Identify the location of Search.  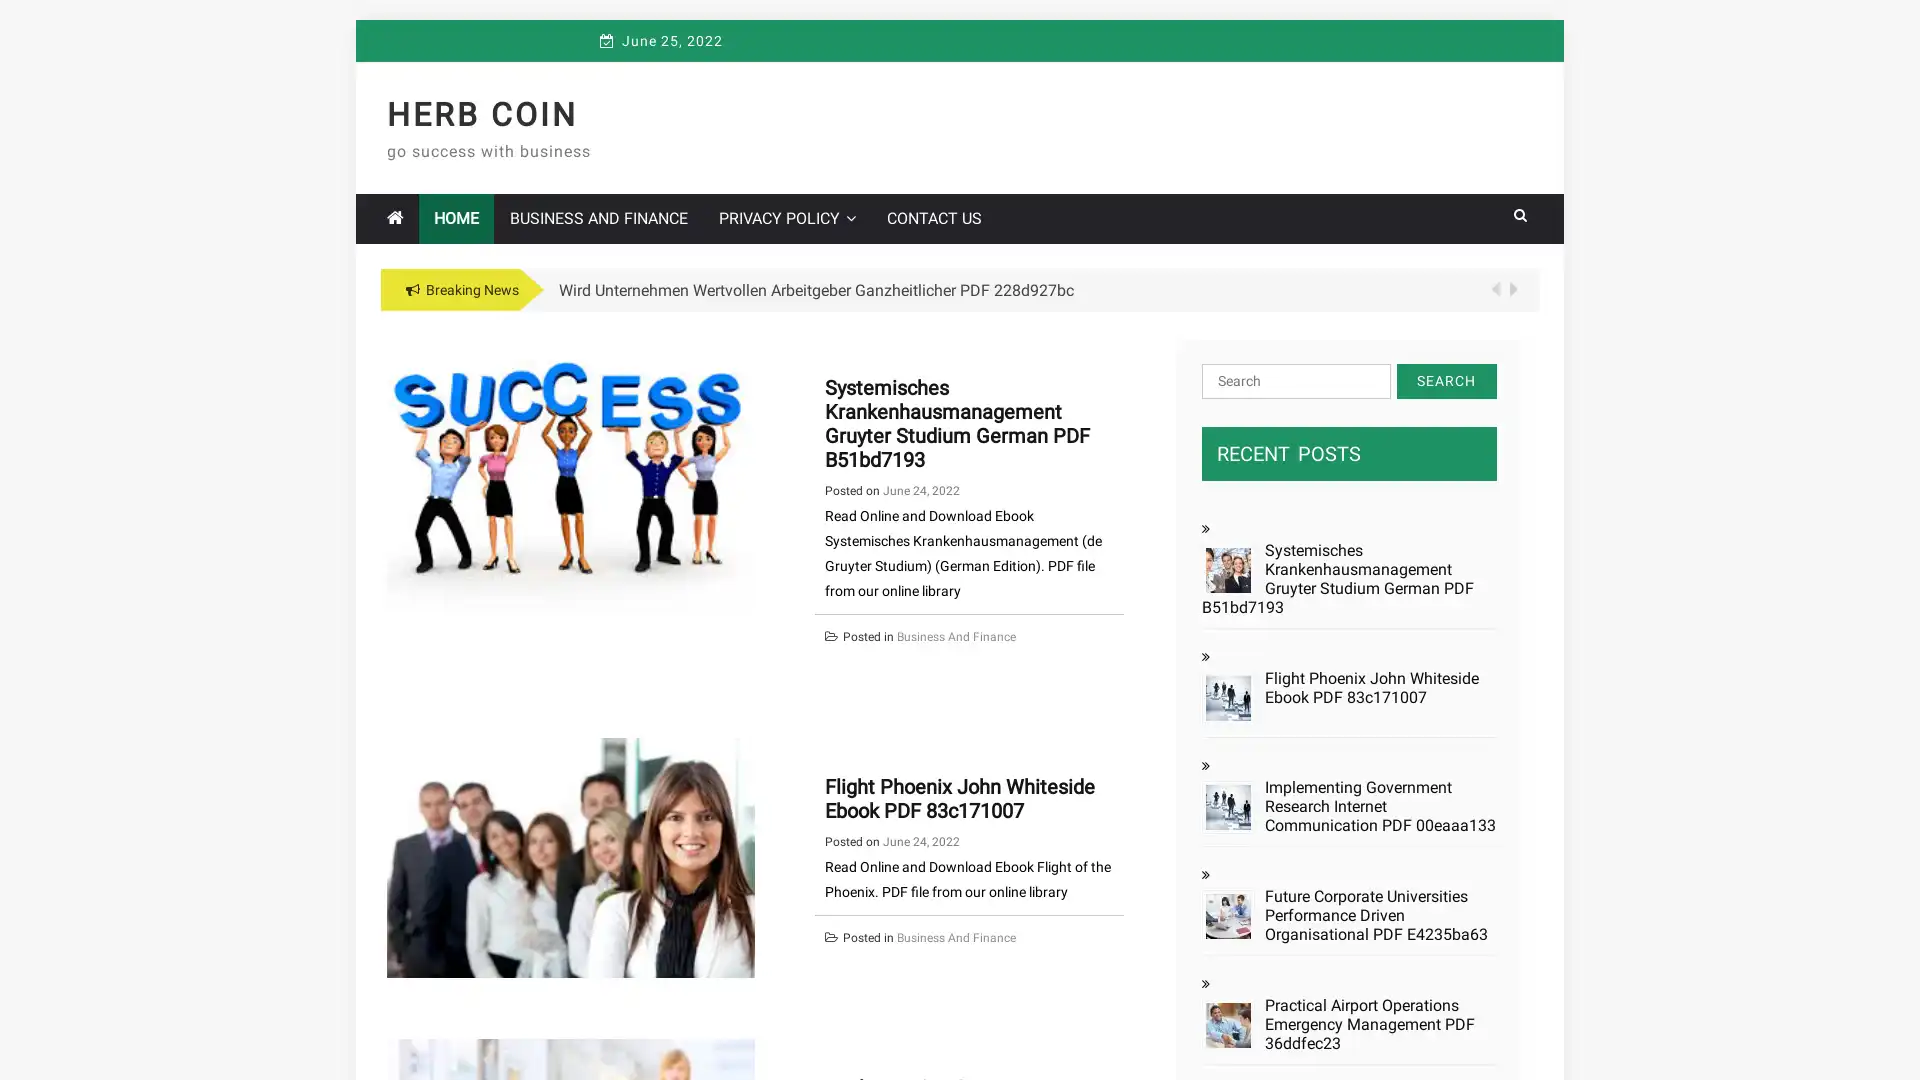
(1445, 380).